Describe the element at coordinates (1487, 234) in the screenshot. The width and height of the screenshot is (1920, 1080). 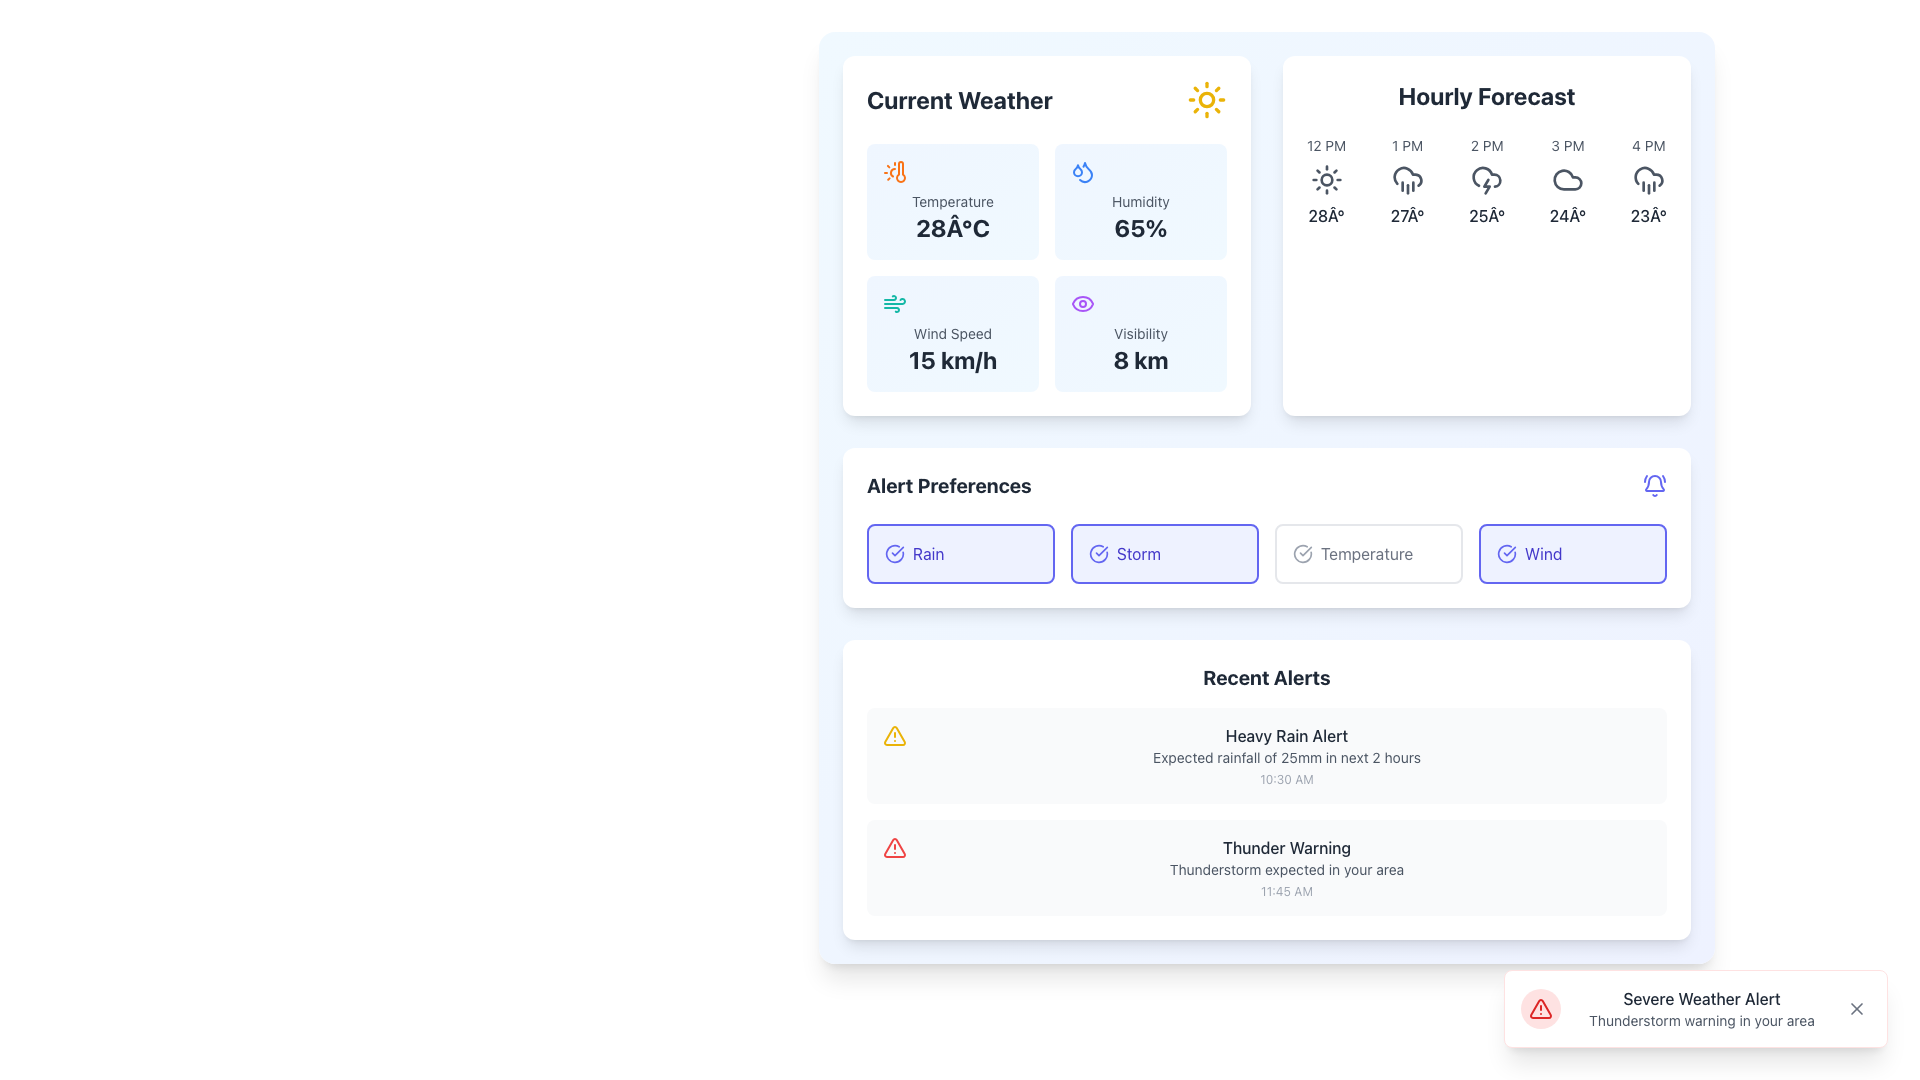
I see `the weather icons within the 'Hourly Forecast' card component located in the top-right section of the interface by clicking on them for more information` at that location.